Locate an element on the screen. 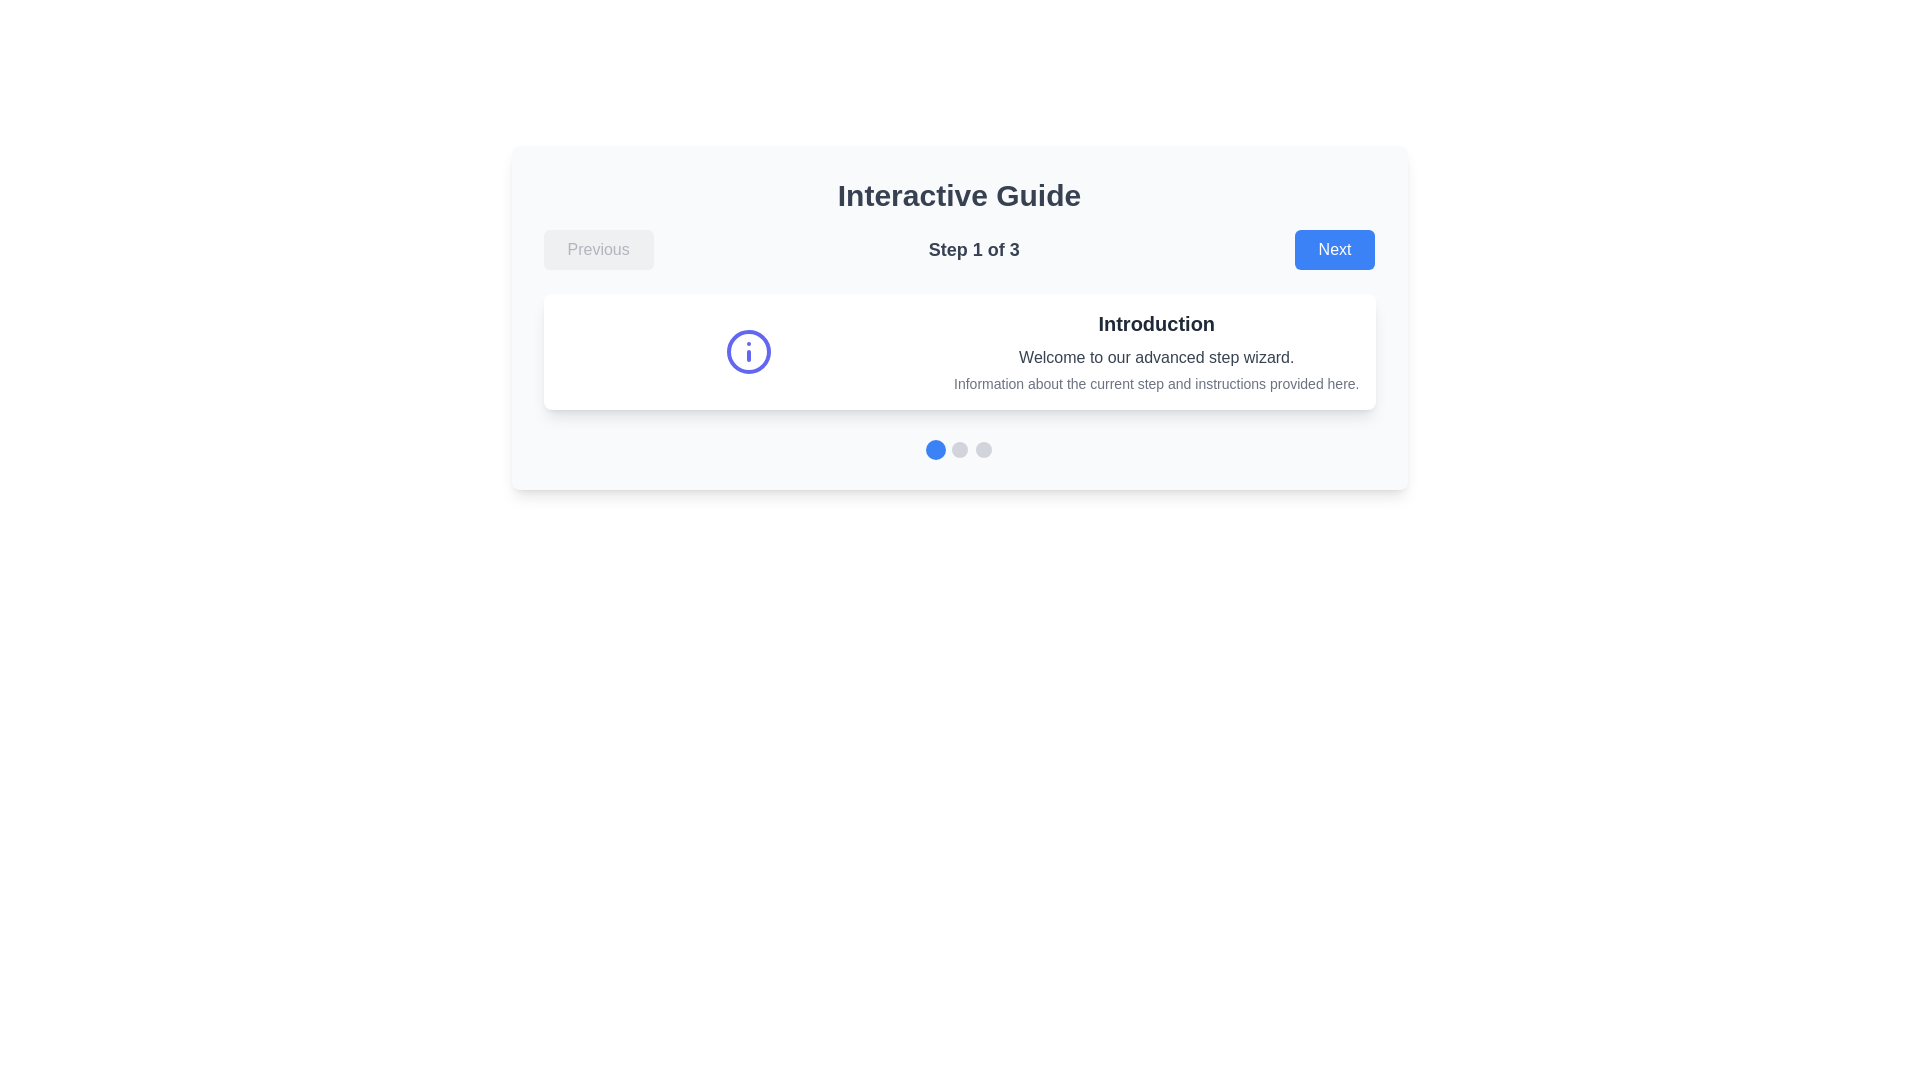 The height and width of the screenshot is (1080, 1920). the small gray text block containing 'Information about the current step and instructions provided here.' located below the line 'Welcome to our advanced step wizard.' is located at coordinates (1156, 384).